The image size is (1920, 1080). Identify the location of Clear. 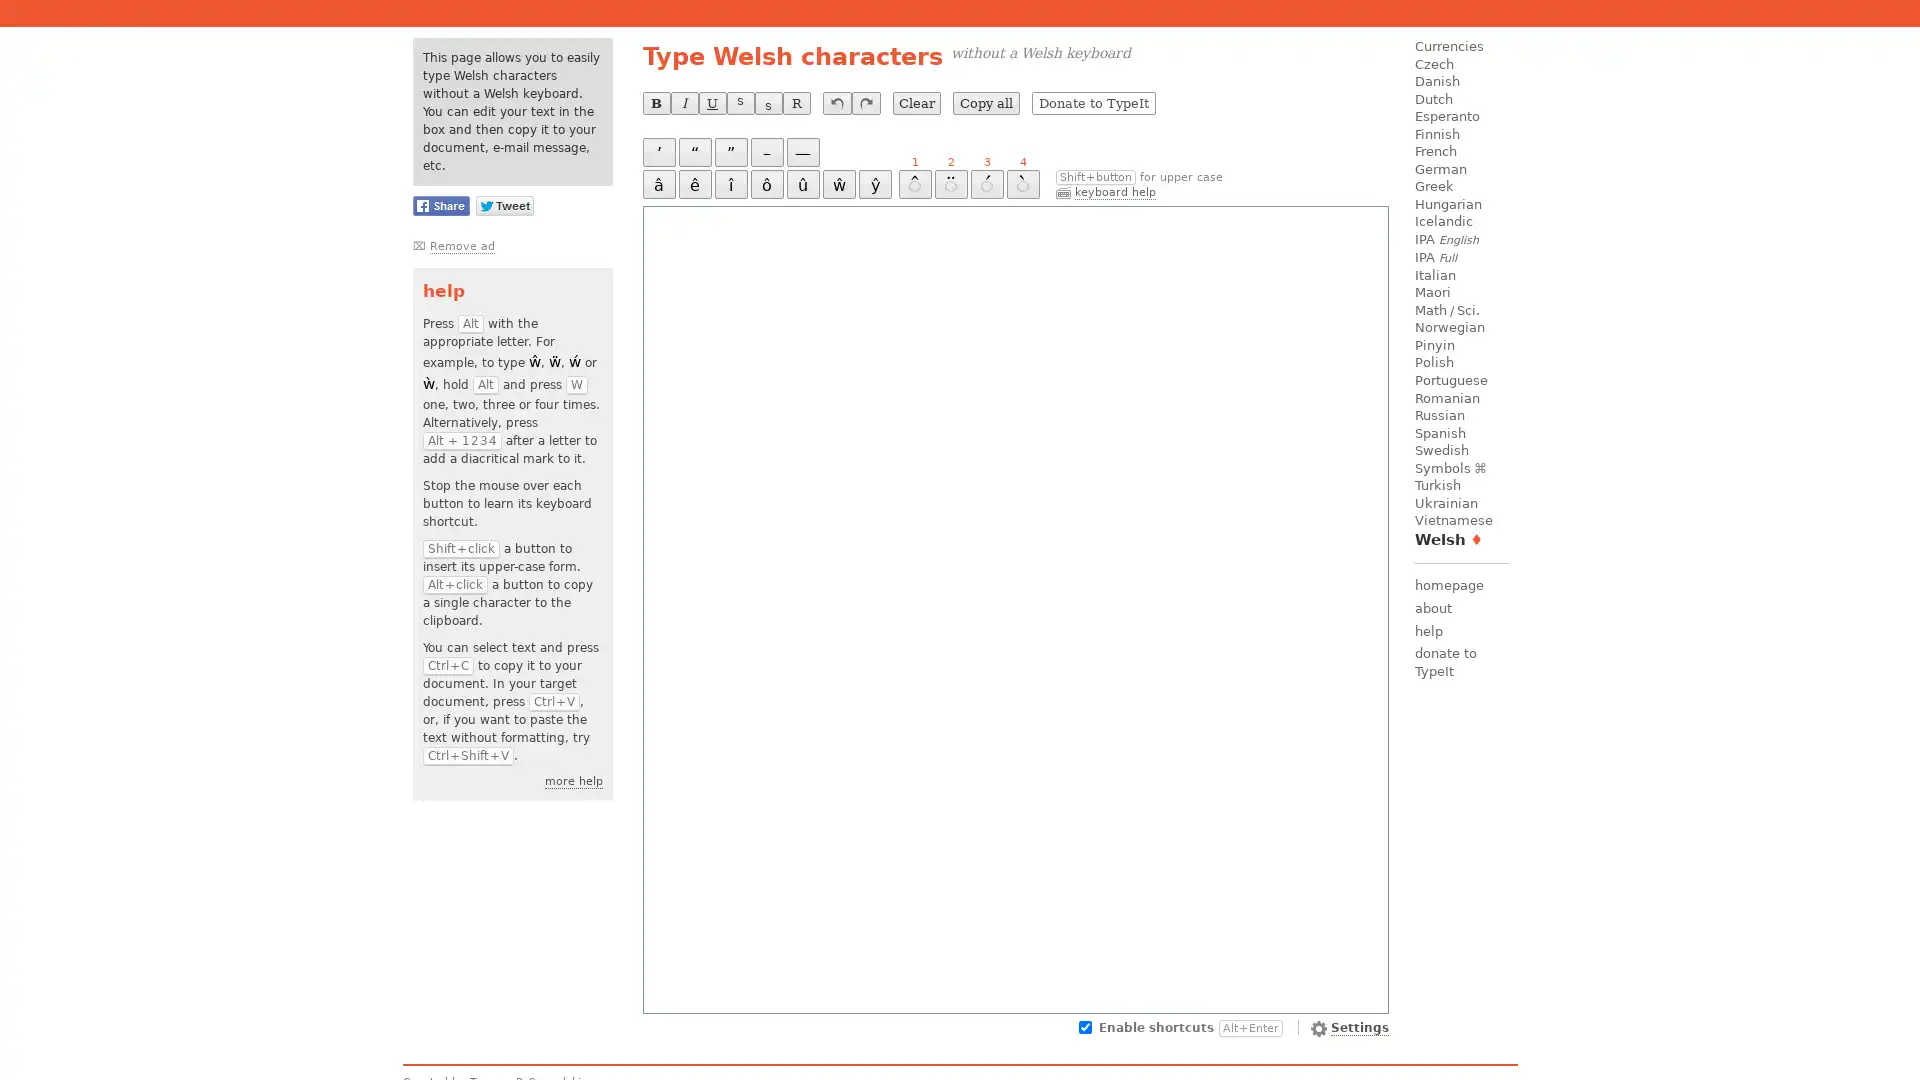
(915, 103).